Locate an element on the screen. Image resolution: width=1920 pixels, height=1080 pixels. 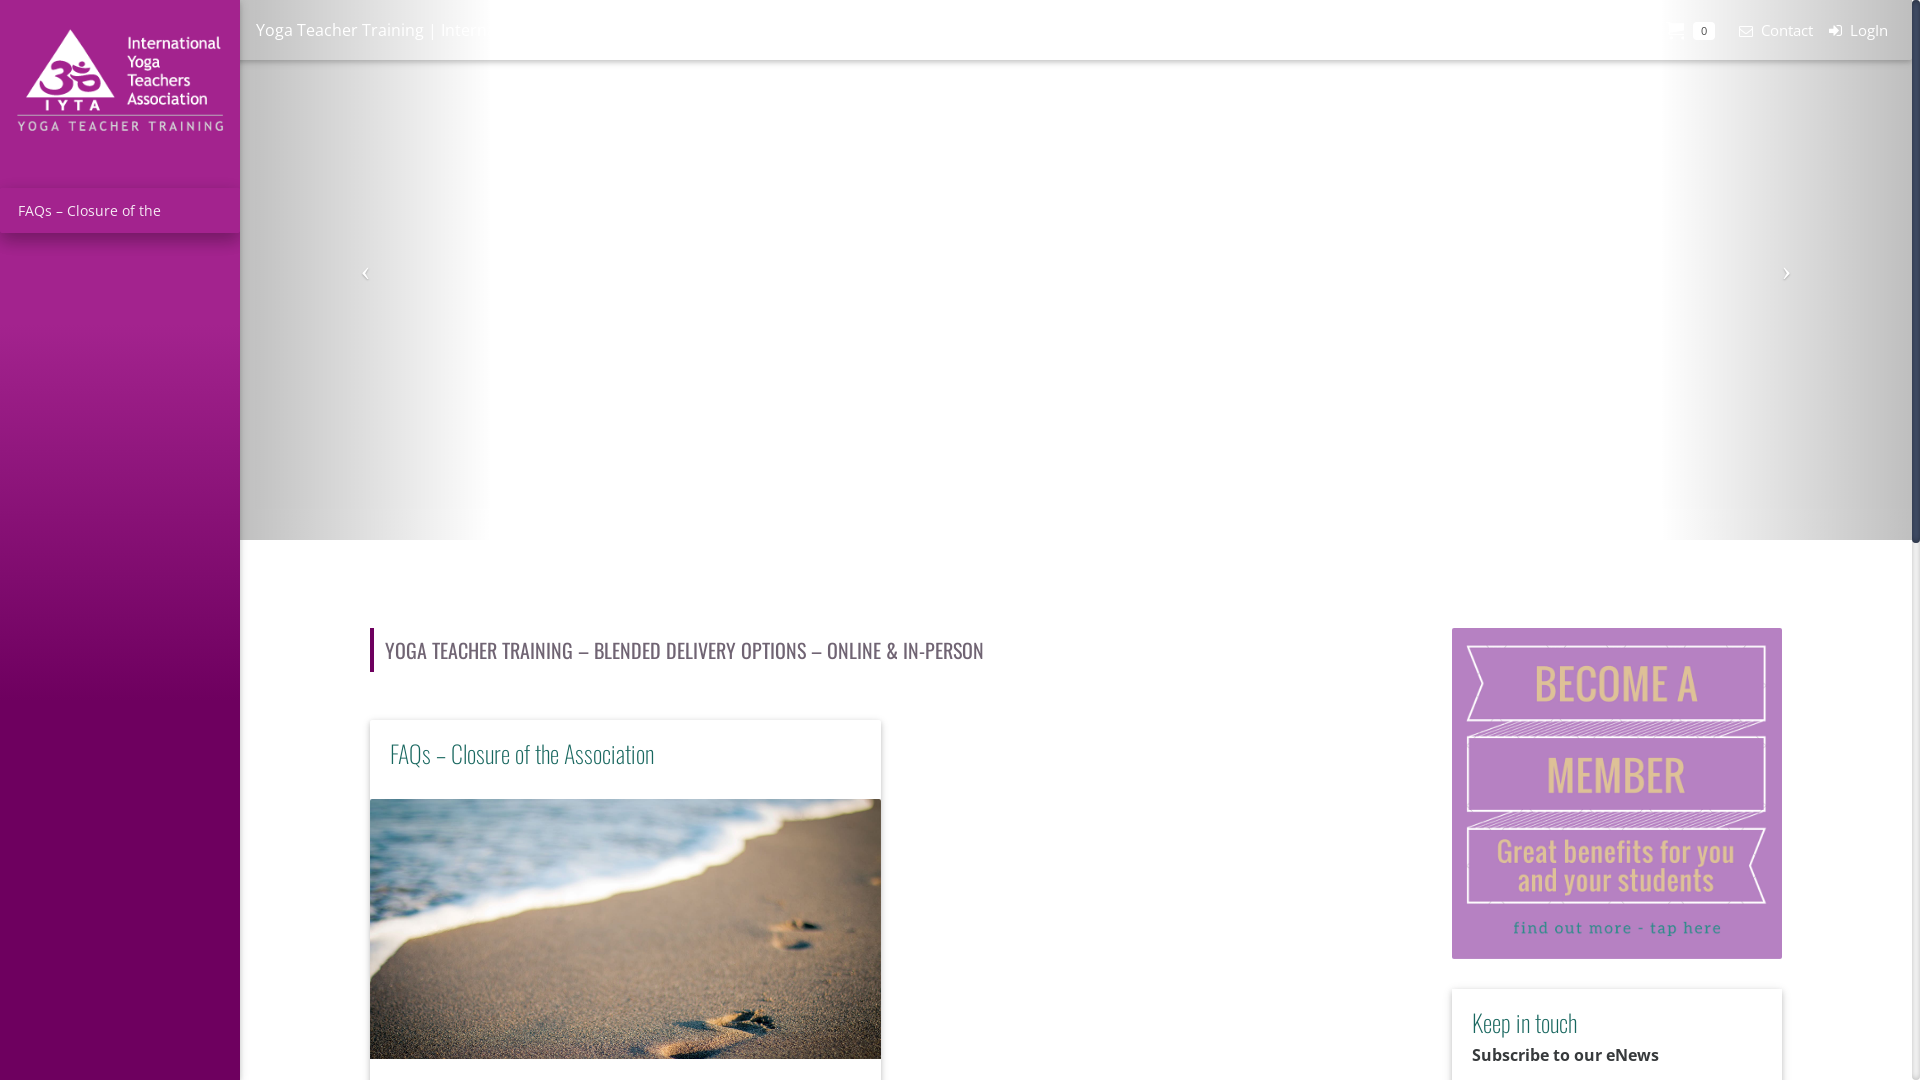
'Contact' is located at coordinates (1722, 30).